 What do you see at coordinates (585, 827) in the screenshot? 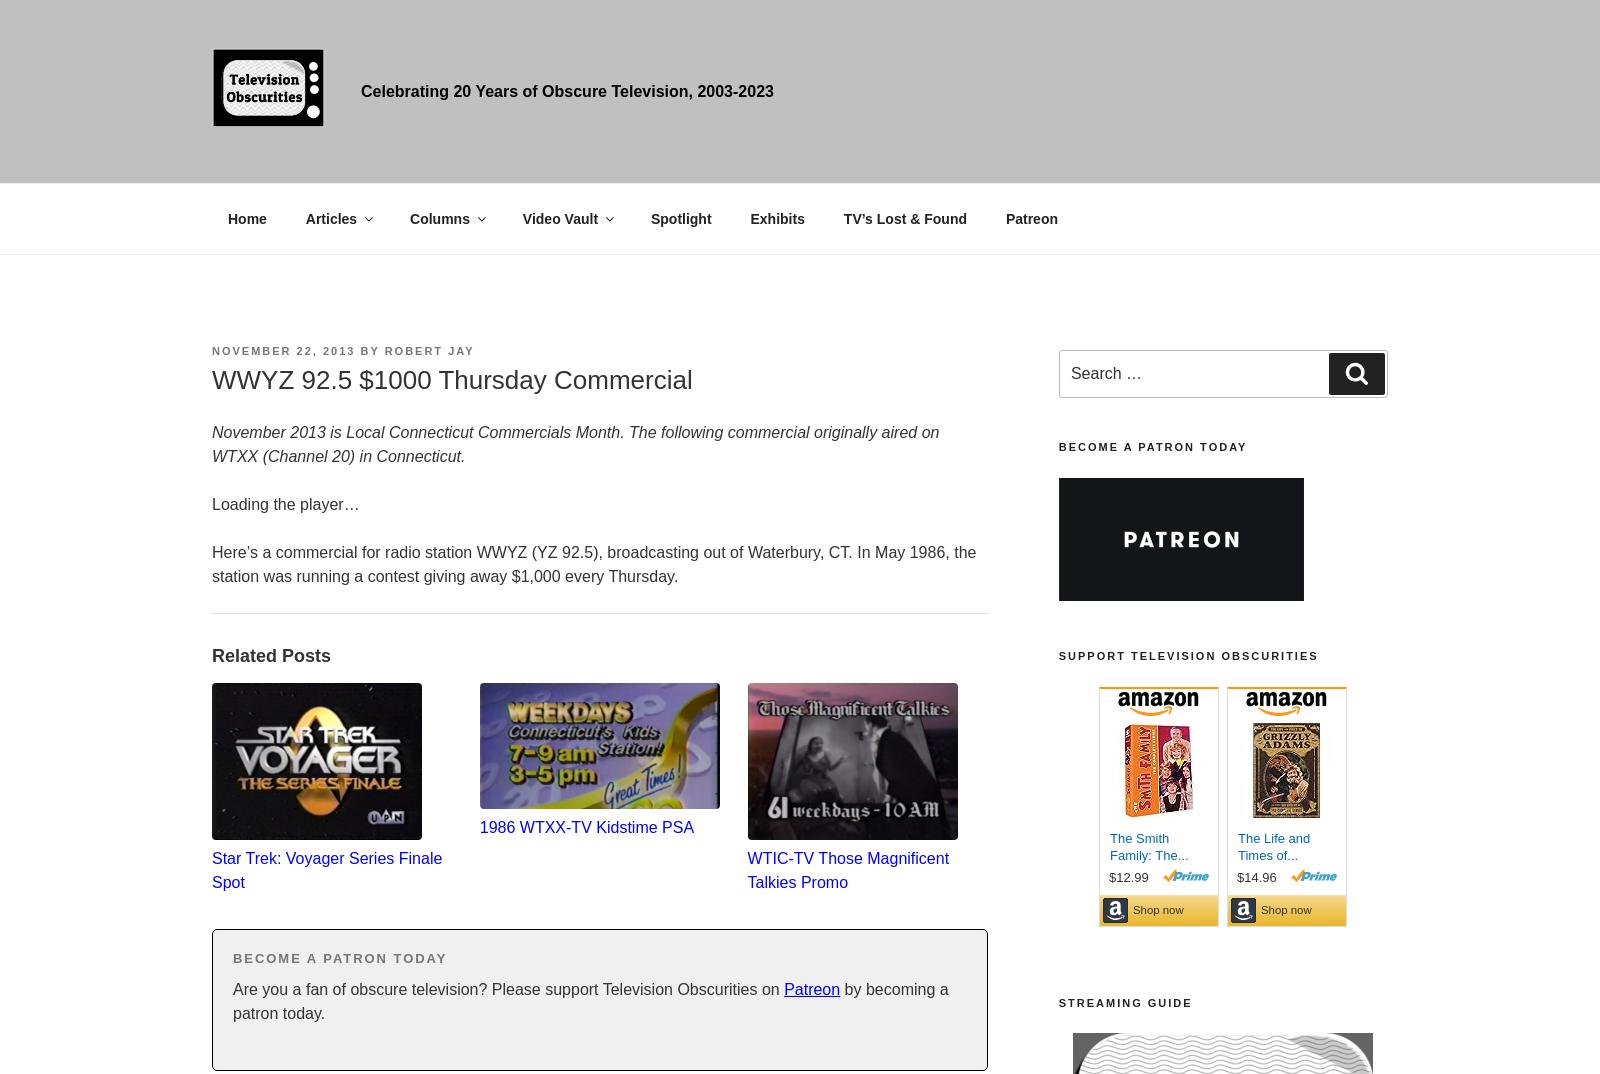
I see `'1986 WTXX-TV Kidstime PSA'` at bounding box center [585, 827].